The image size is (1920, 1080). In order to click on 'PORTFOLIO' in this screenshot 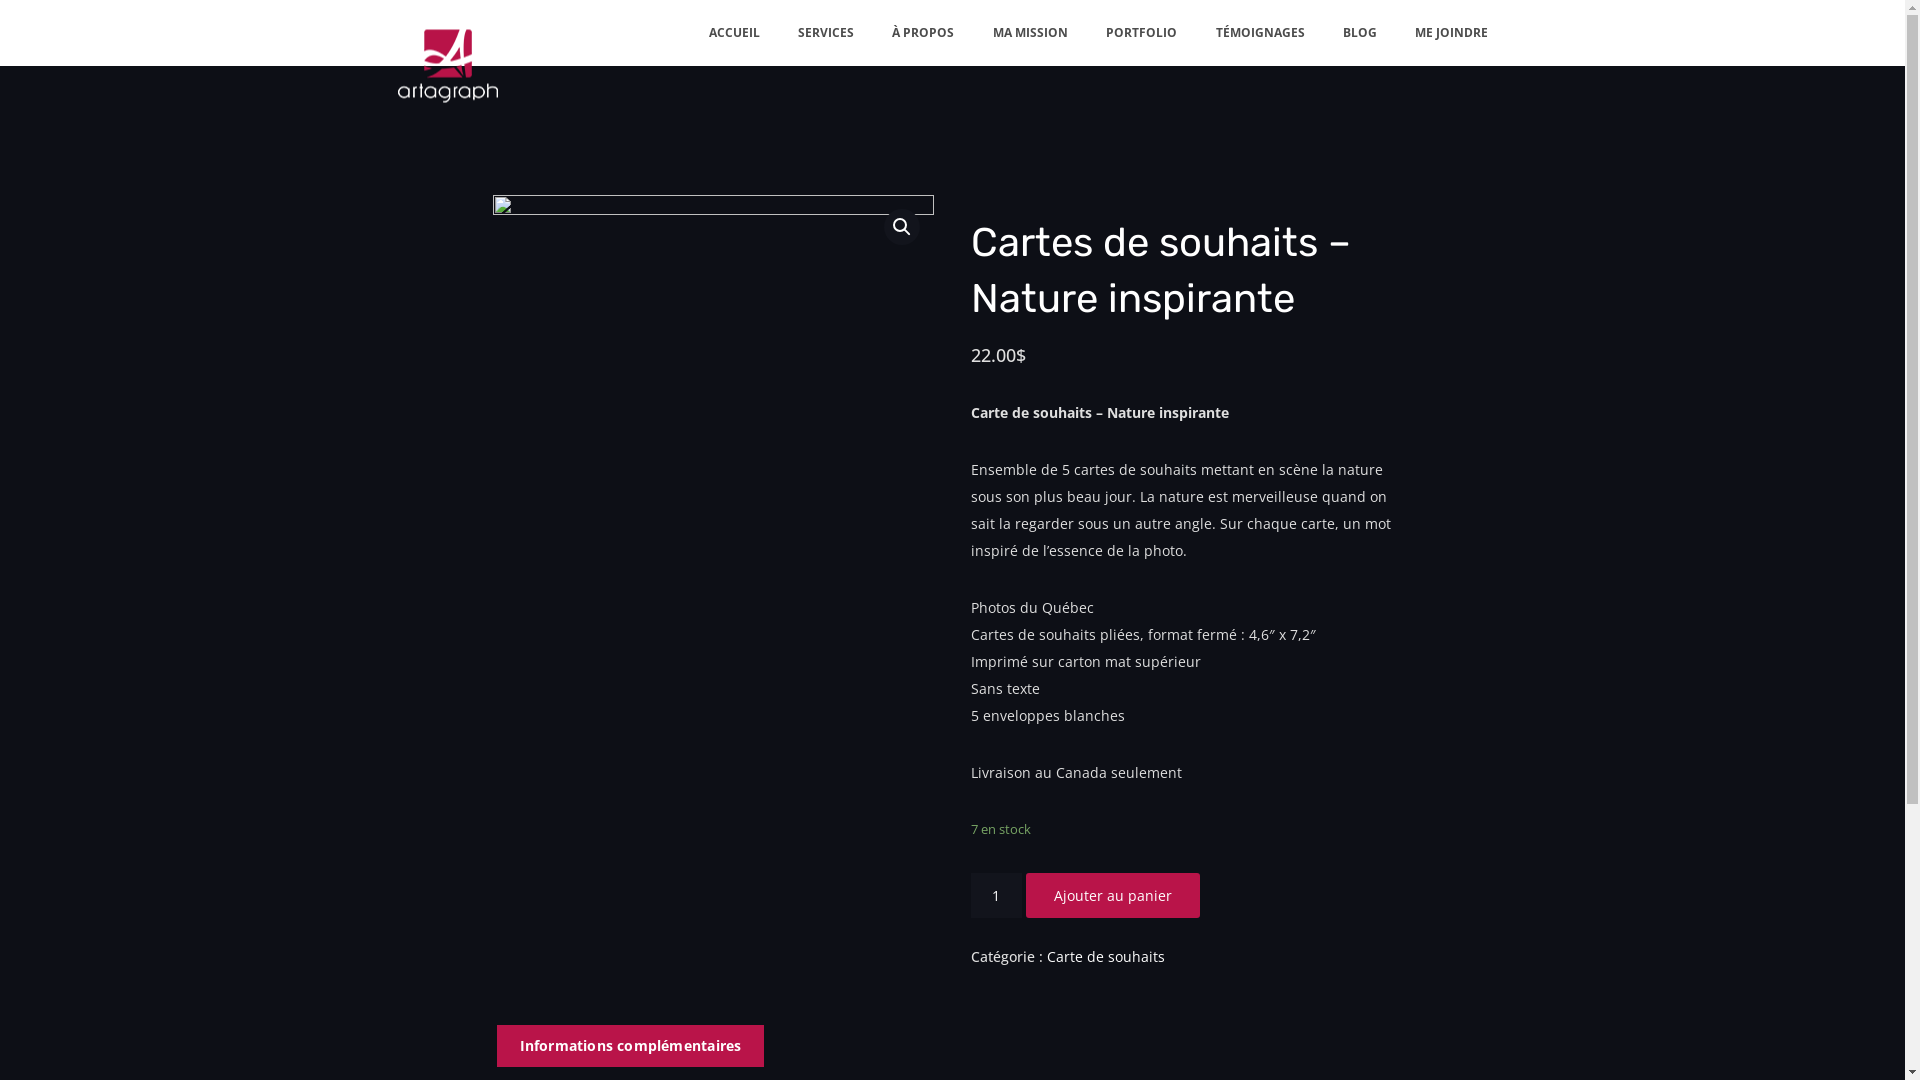, I will do `click(1141, 33)`.